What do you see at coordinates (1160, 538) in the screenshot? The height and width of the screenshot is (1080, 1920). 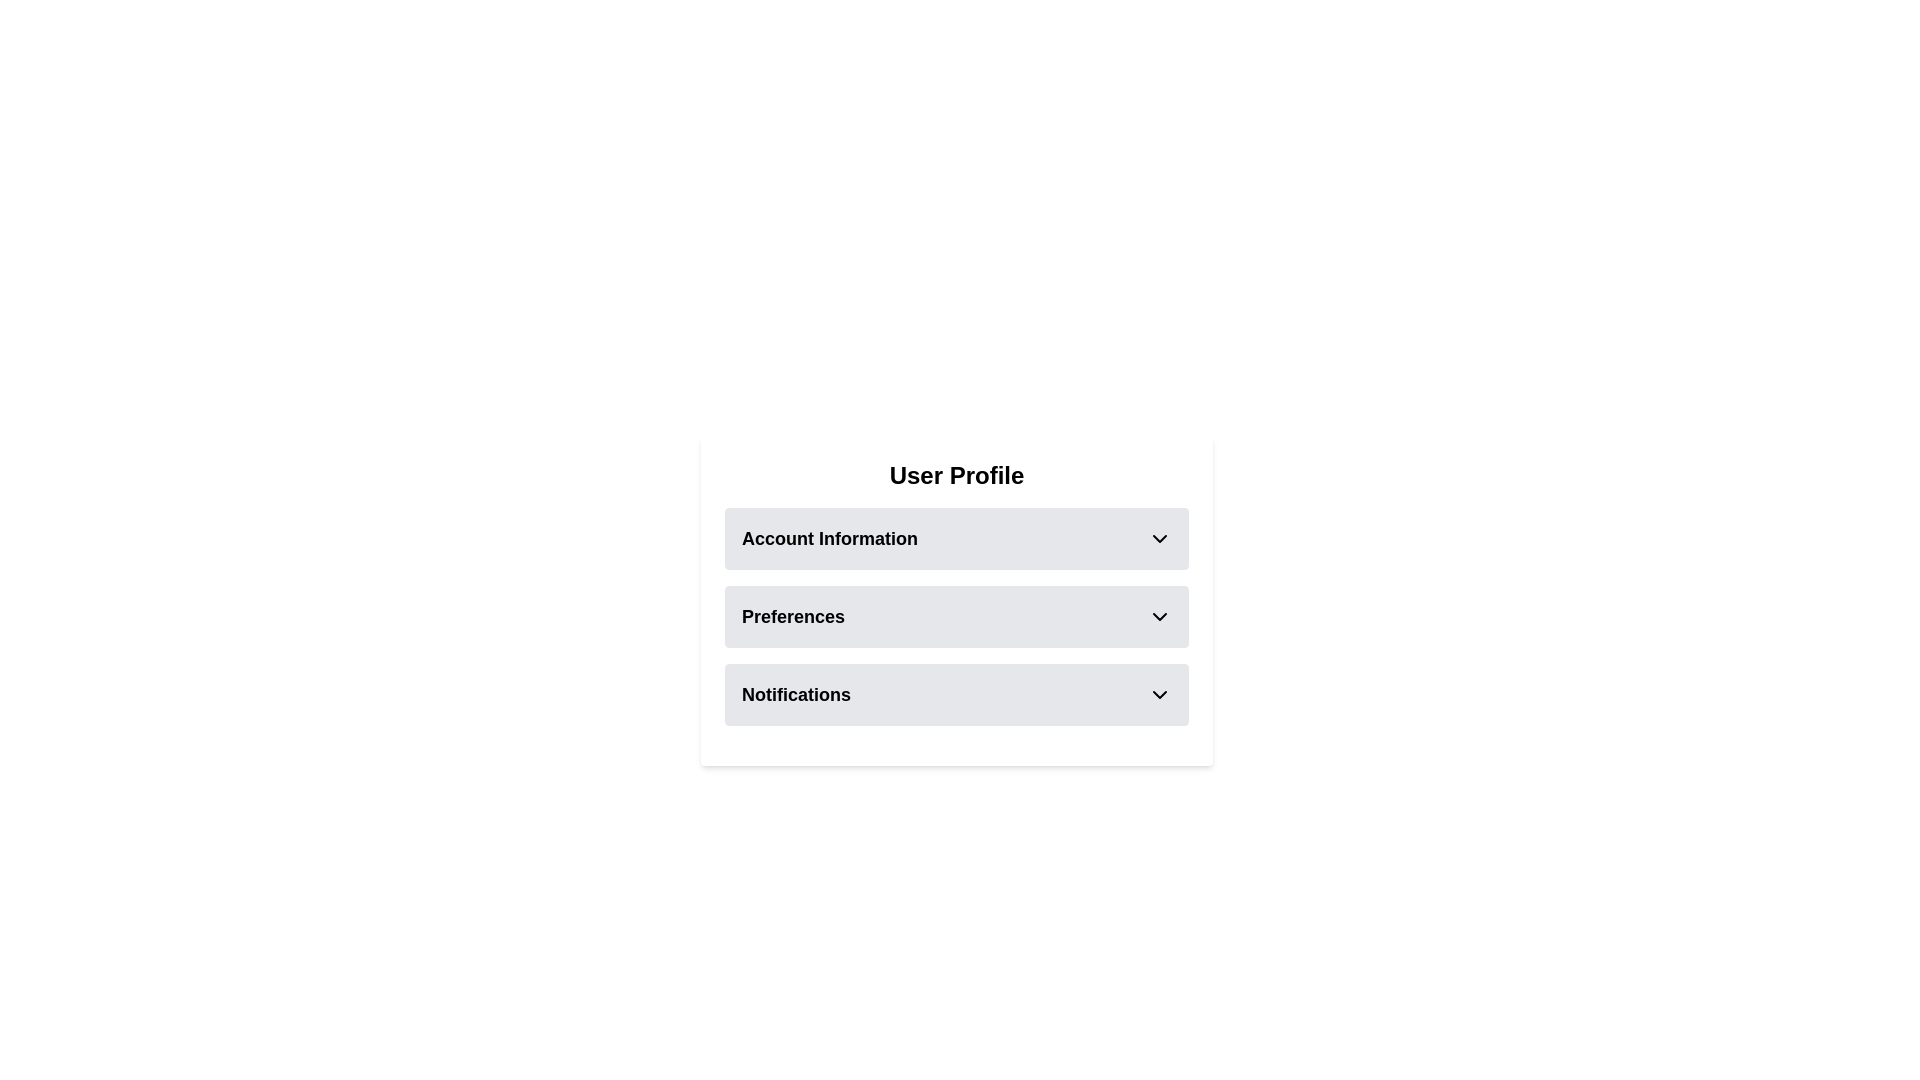 I see `the downward-pointing chevron icon next to 'Account Information'` at bounding box center [1160, 538].